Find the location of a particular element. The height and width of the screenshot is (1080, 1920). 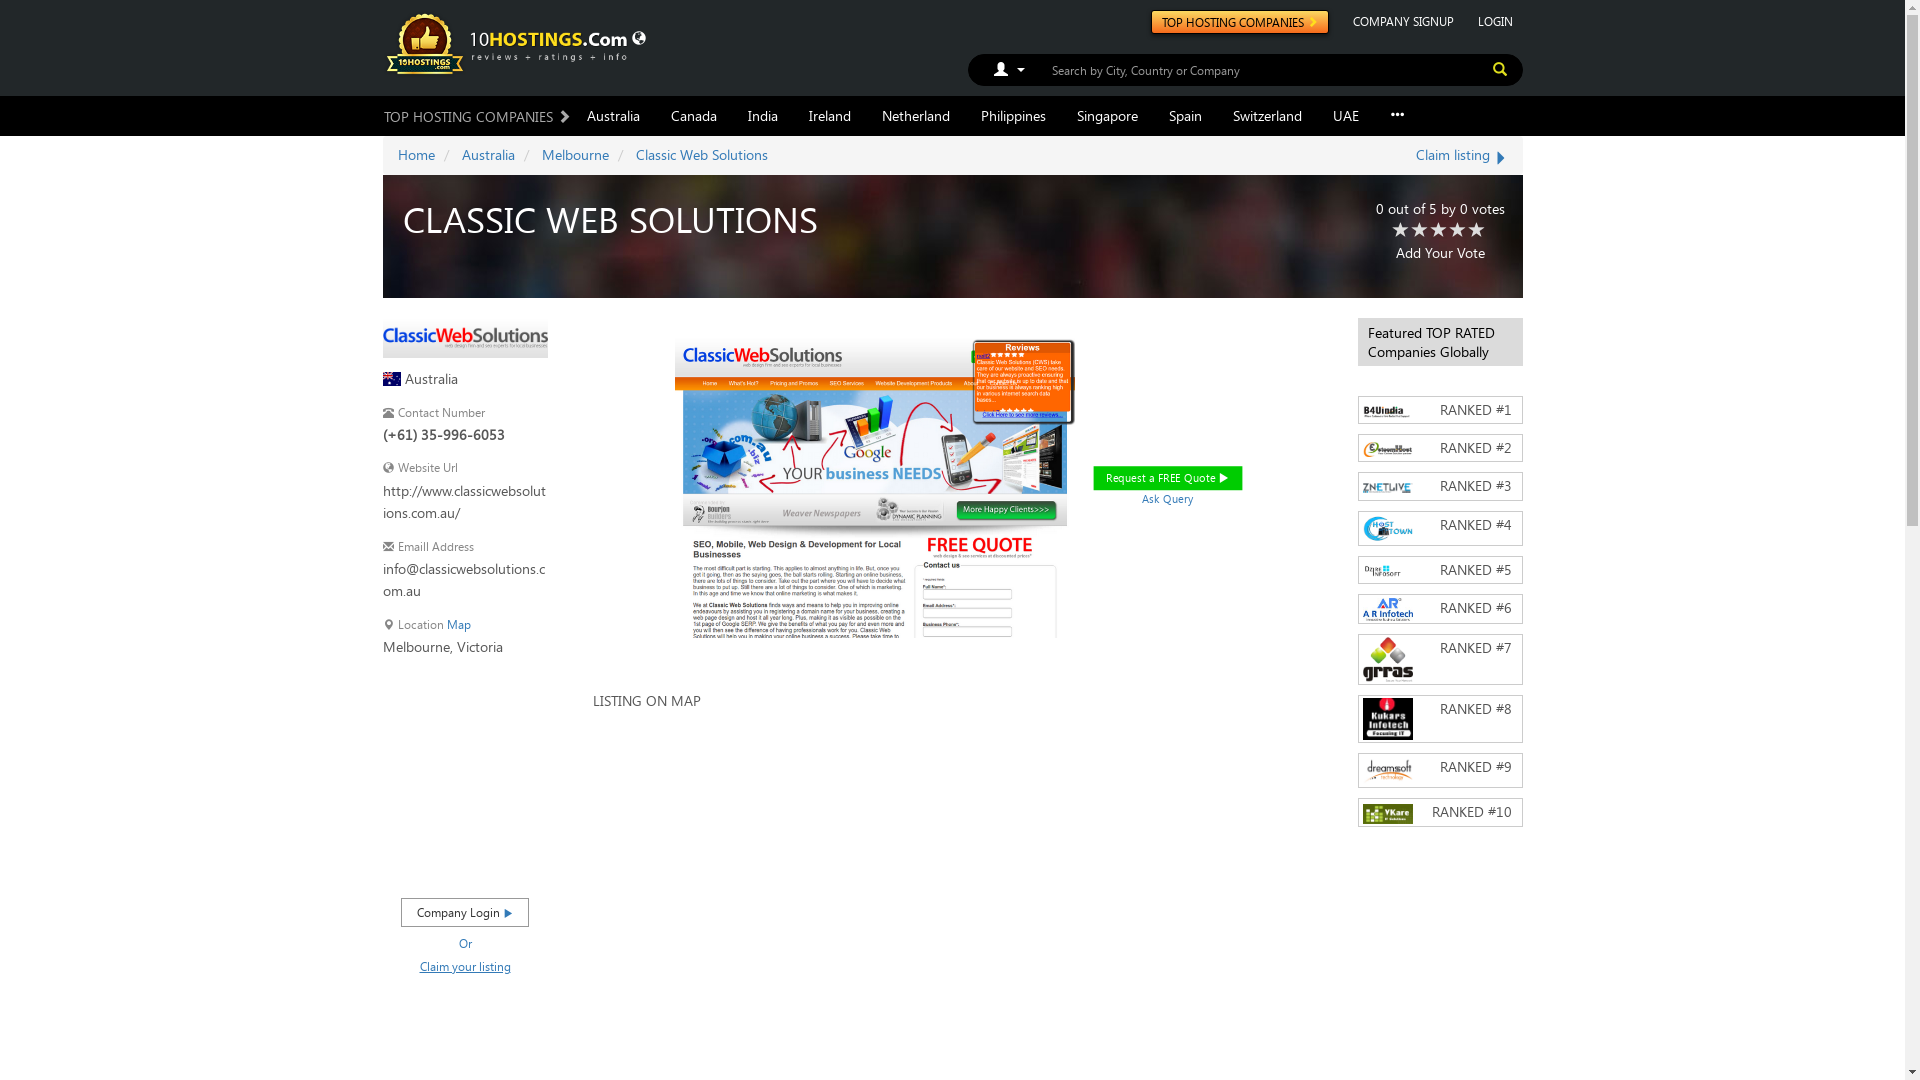

'Ask Query' is located at coordinates (1174, 499).